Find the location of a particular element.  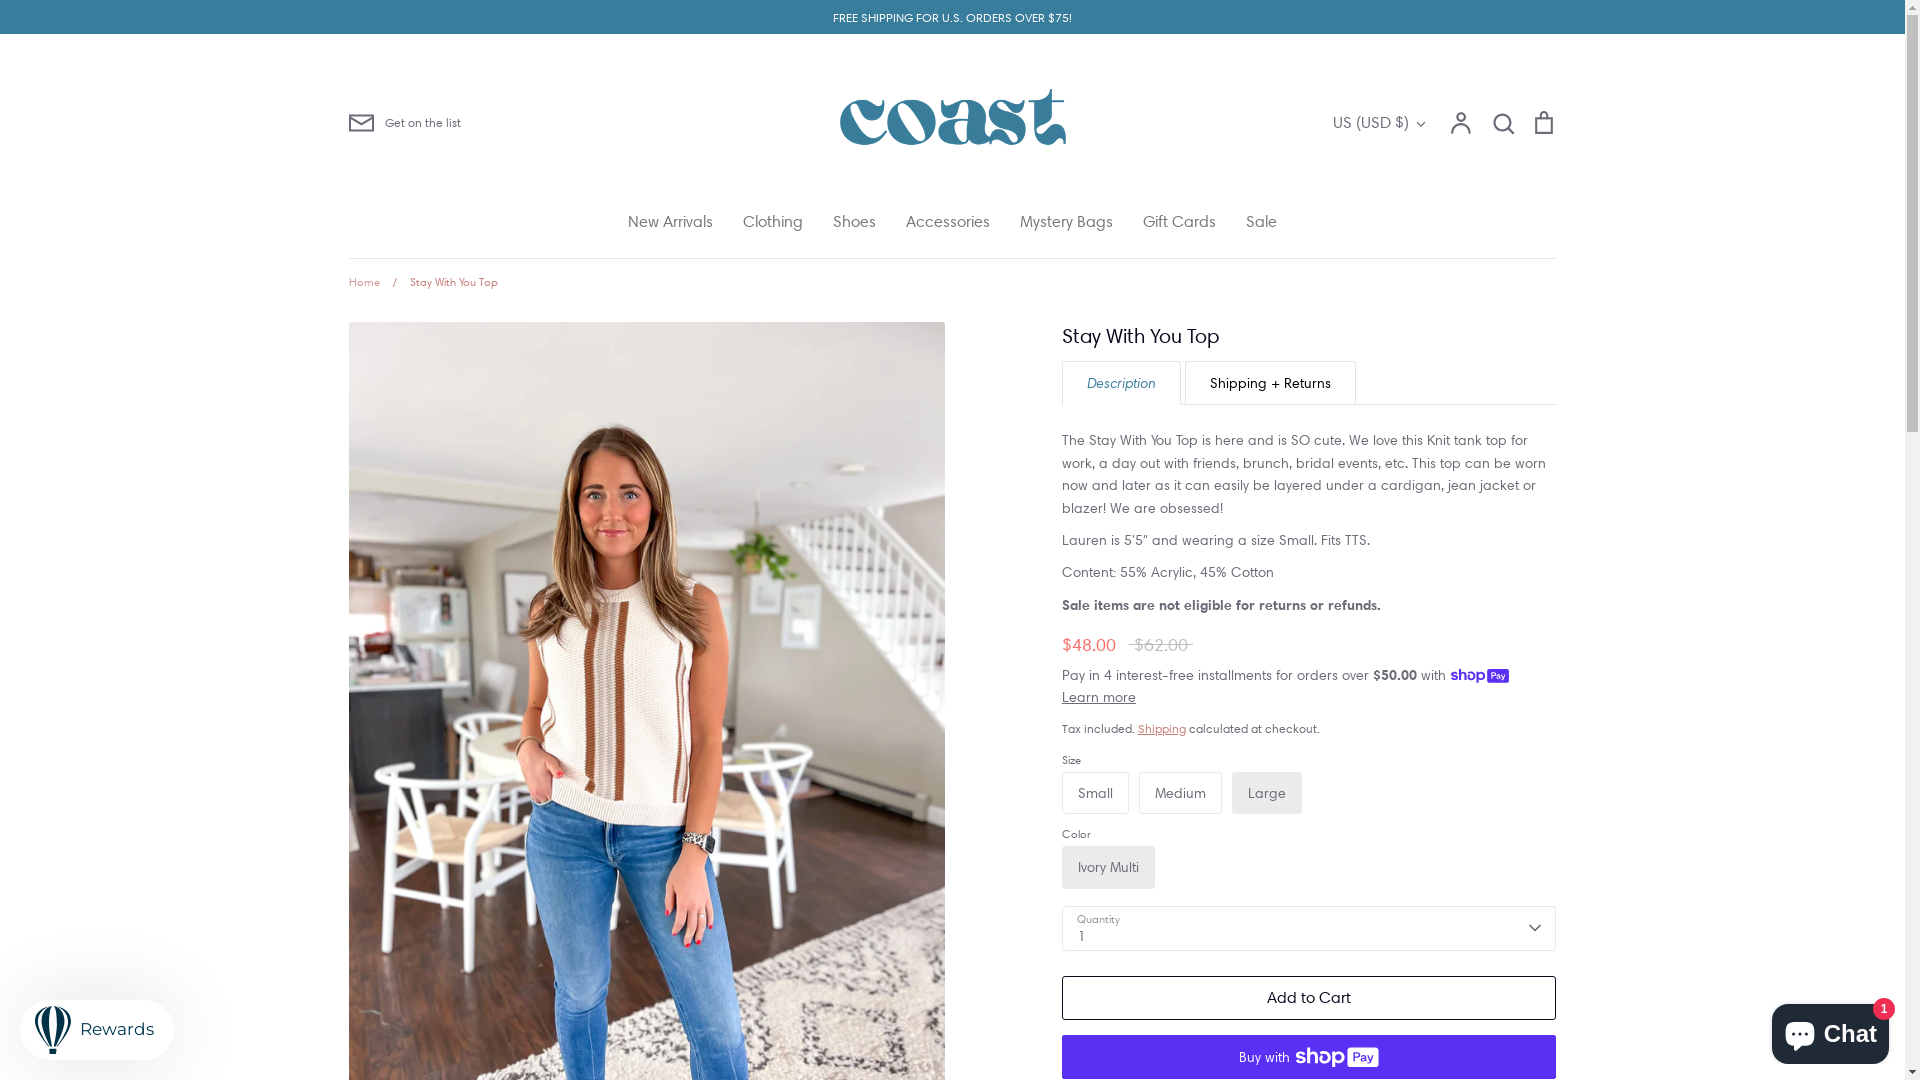

'Sale' is located at coordinates (1260, 221).